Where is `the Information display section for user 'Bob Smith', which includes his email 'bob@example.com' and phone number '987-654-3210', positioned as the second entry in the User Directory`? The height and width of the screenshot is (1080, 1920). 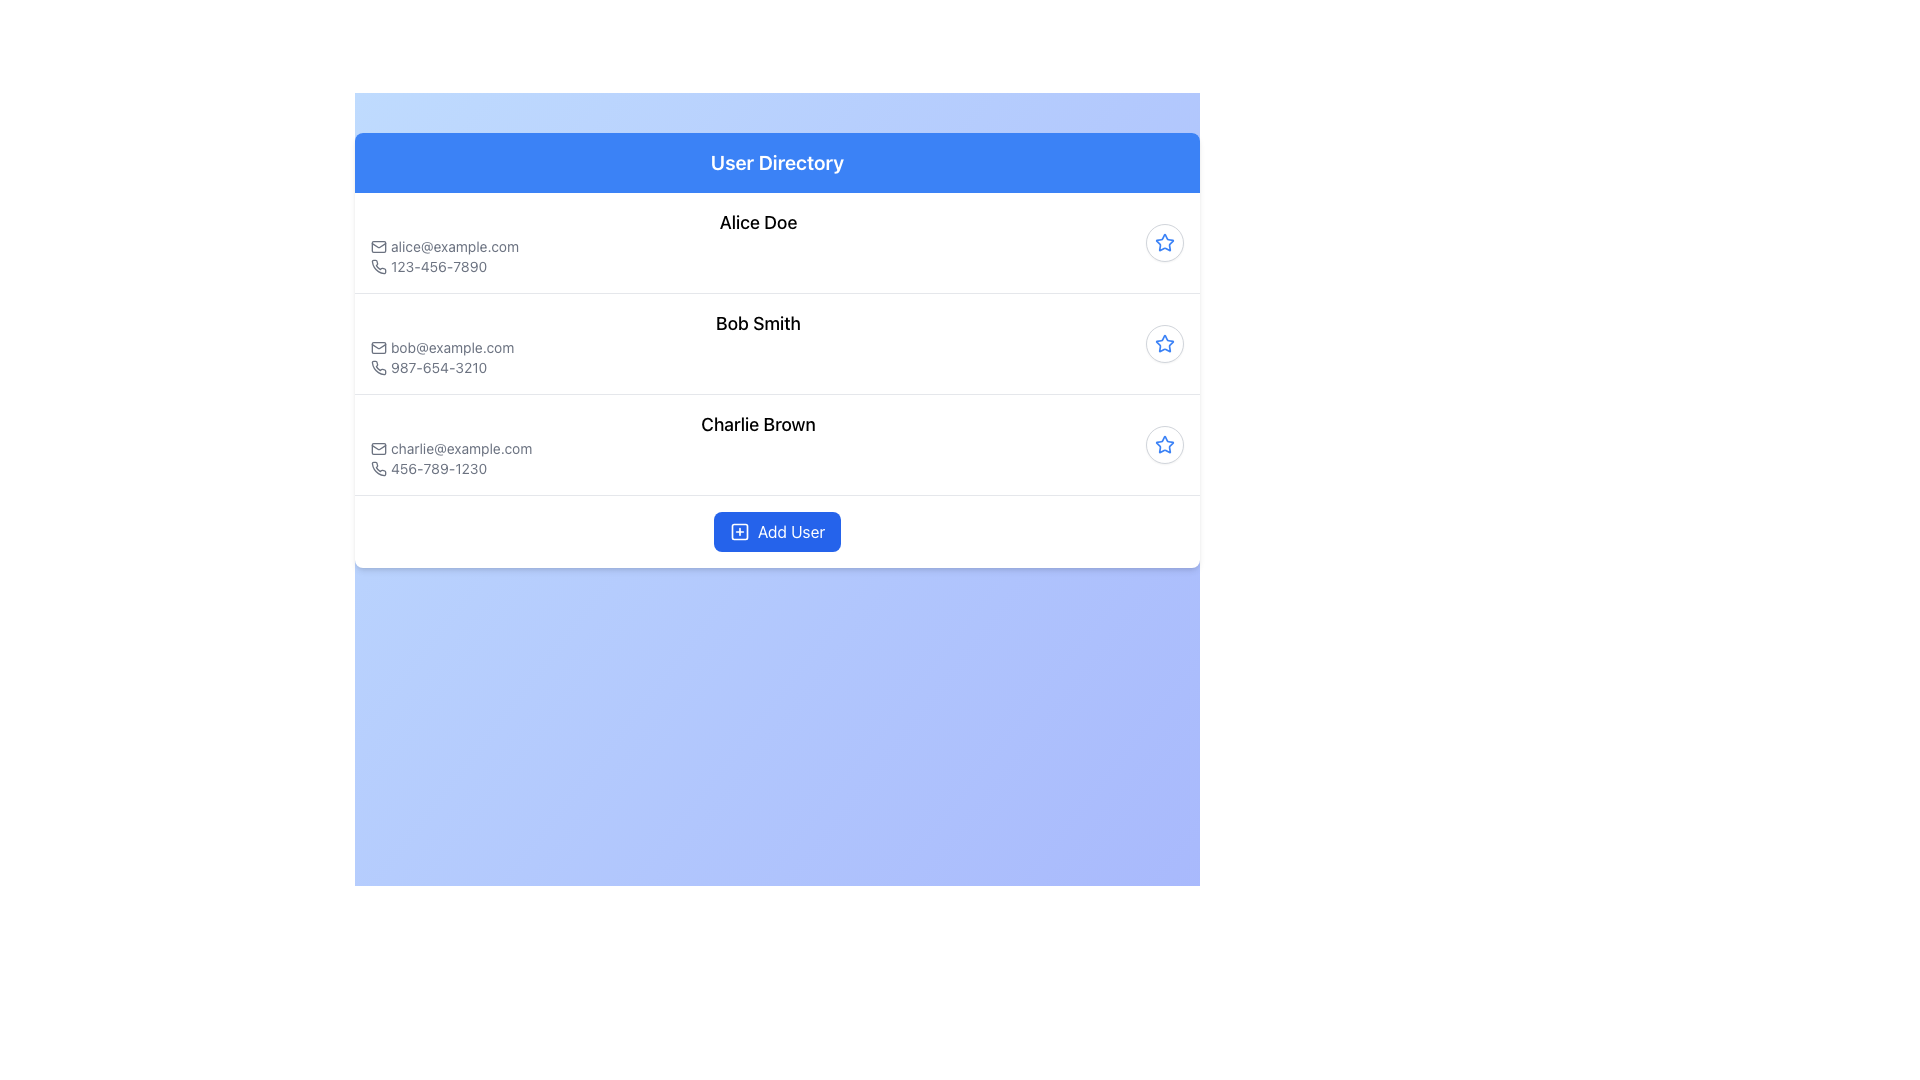
the Information display section for user 'Bob Smith', which includes his email 'bob@example.com' and phone number '987-654-3210', positioned as the second entry in the User Directory is located at coordinates (757, 342).